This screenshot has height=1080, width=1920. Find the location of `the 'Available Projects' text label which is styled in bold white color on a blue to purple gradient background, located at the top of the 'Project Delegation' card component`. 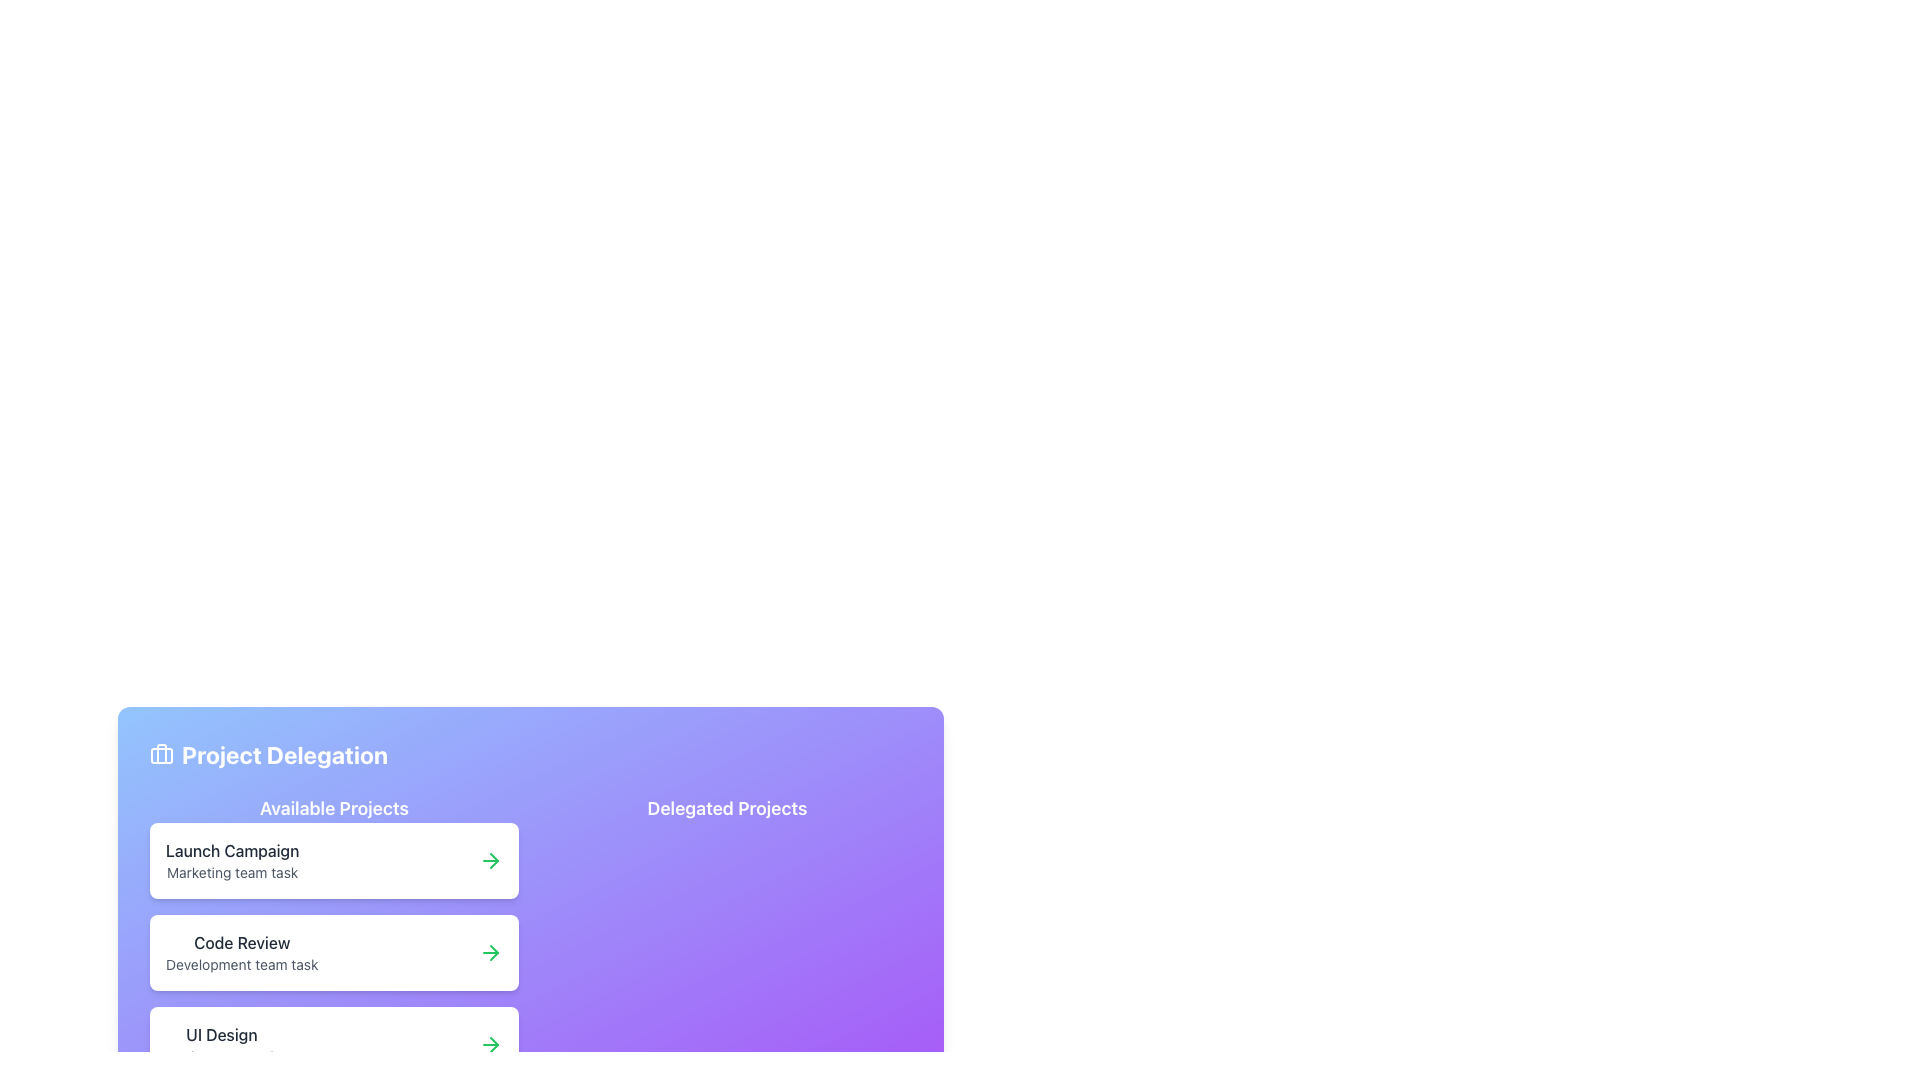

the 'Available Projects' text label which is styled in bold white color on a blue to purple gradient background, located at the top of the 'Project Delegation' card component is located at coordinates (334, 808).